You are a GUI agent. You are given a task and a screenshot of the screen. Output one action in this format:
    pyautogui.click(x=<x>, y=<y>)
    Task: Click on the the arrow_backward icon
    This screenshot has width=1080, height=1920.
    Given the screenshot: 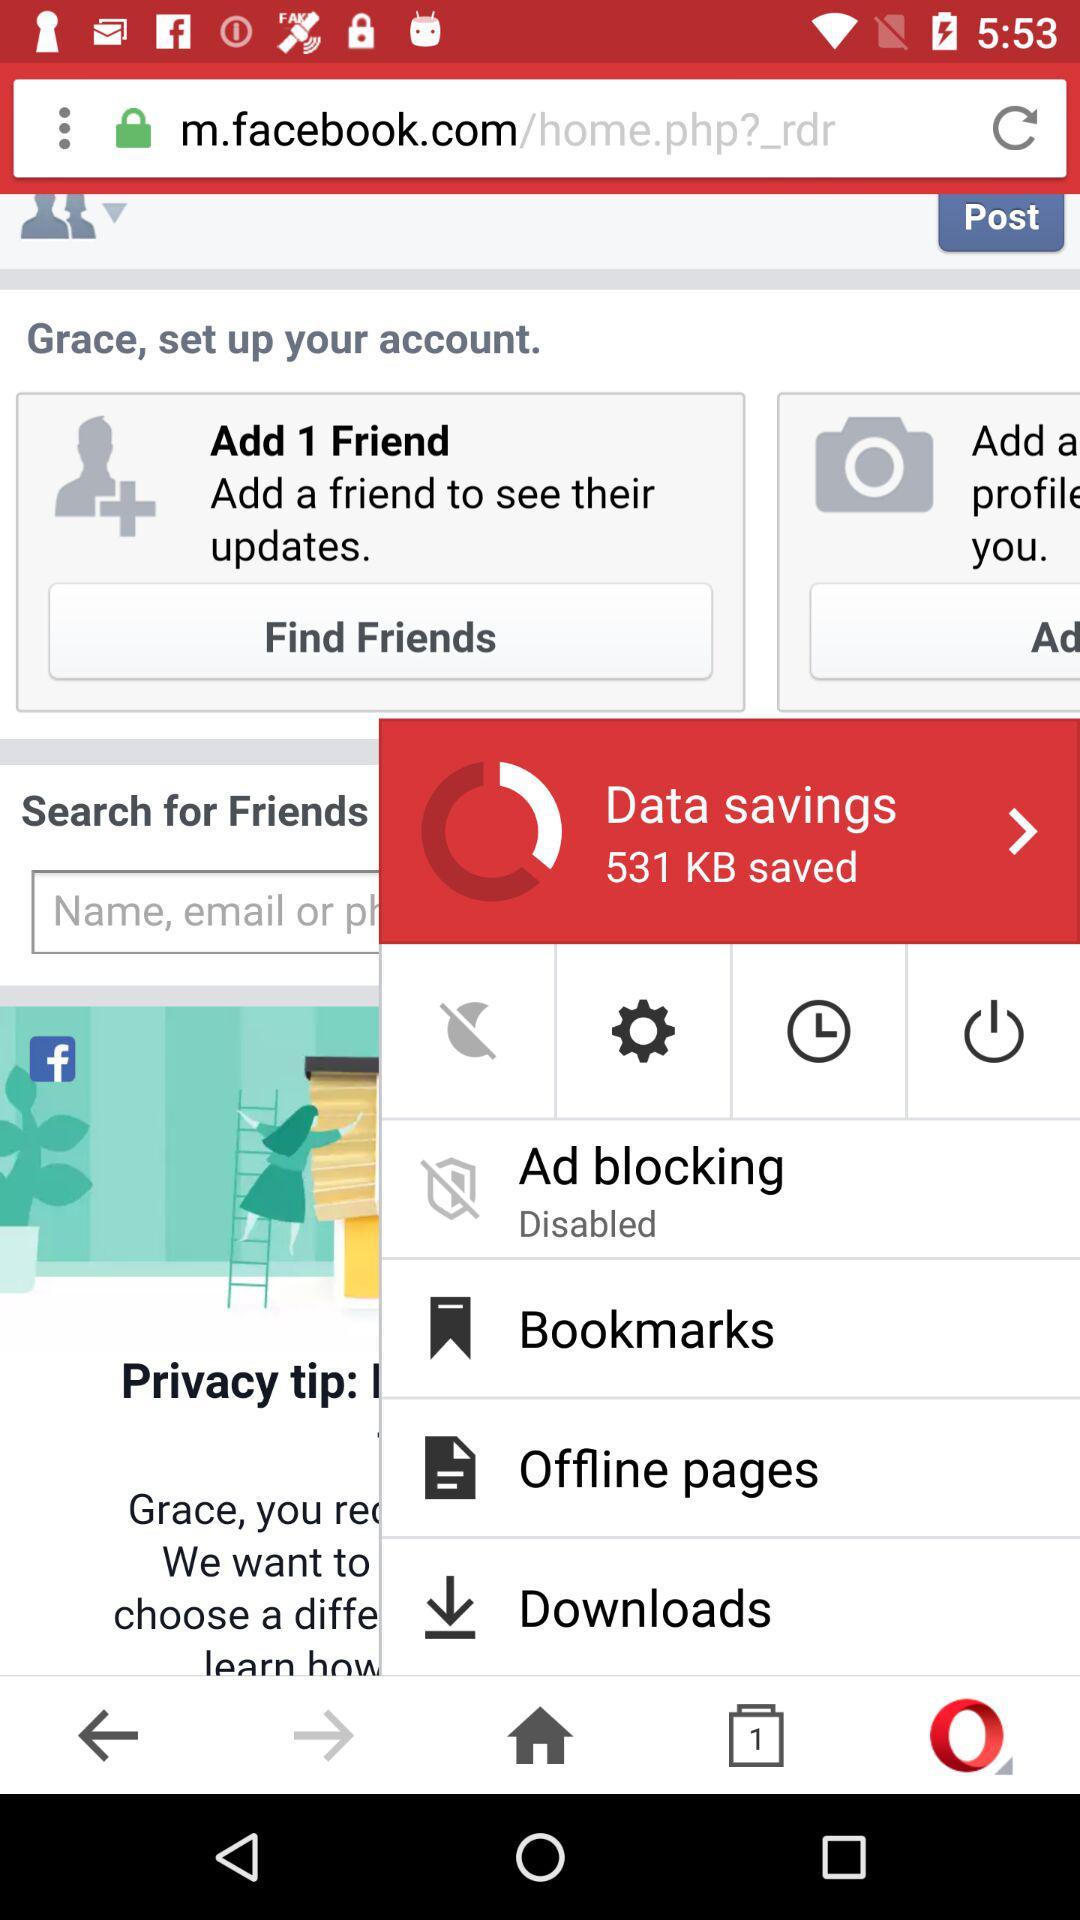 What is the action you would take?
    pyautogui.click(x=108, y=1734)
    